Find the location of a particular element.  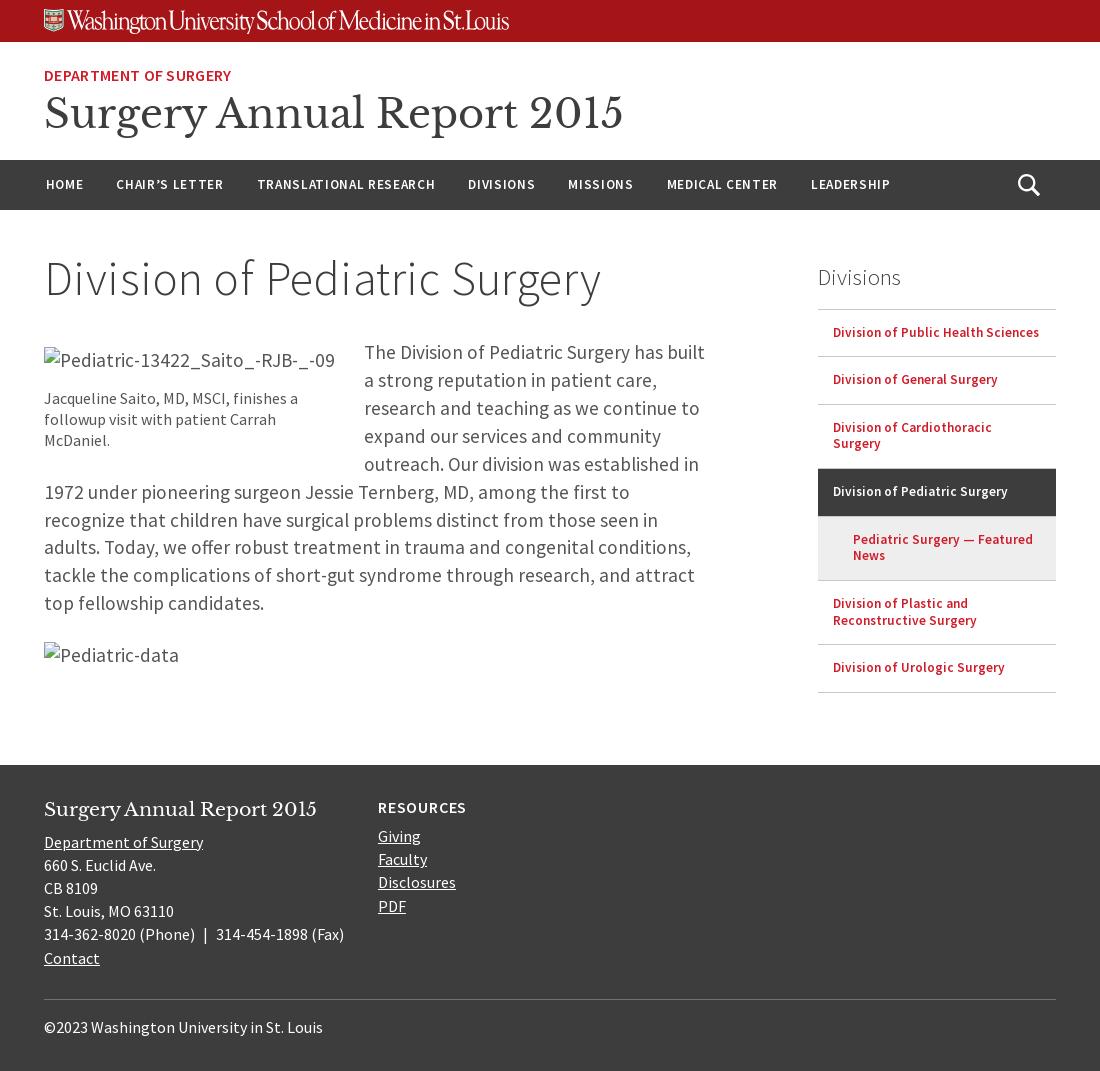

'Division of Plastic and Reconstructive Surgery' is located at coordinates (904, 611).